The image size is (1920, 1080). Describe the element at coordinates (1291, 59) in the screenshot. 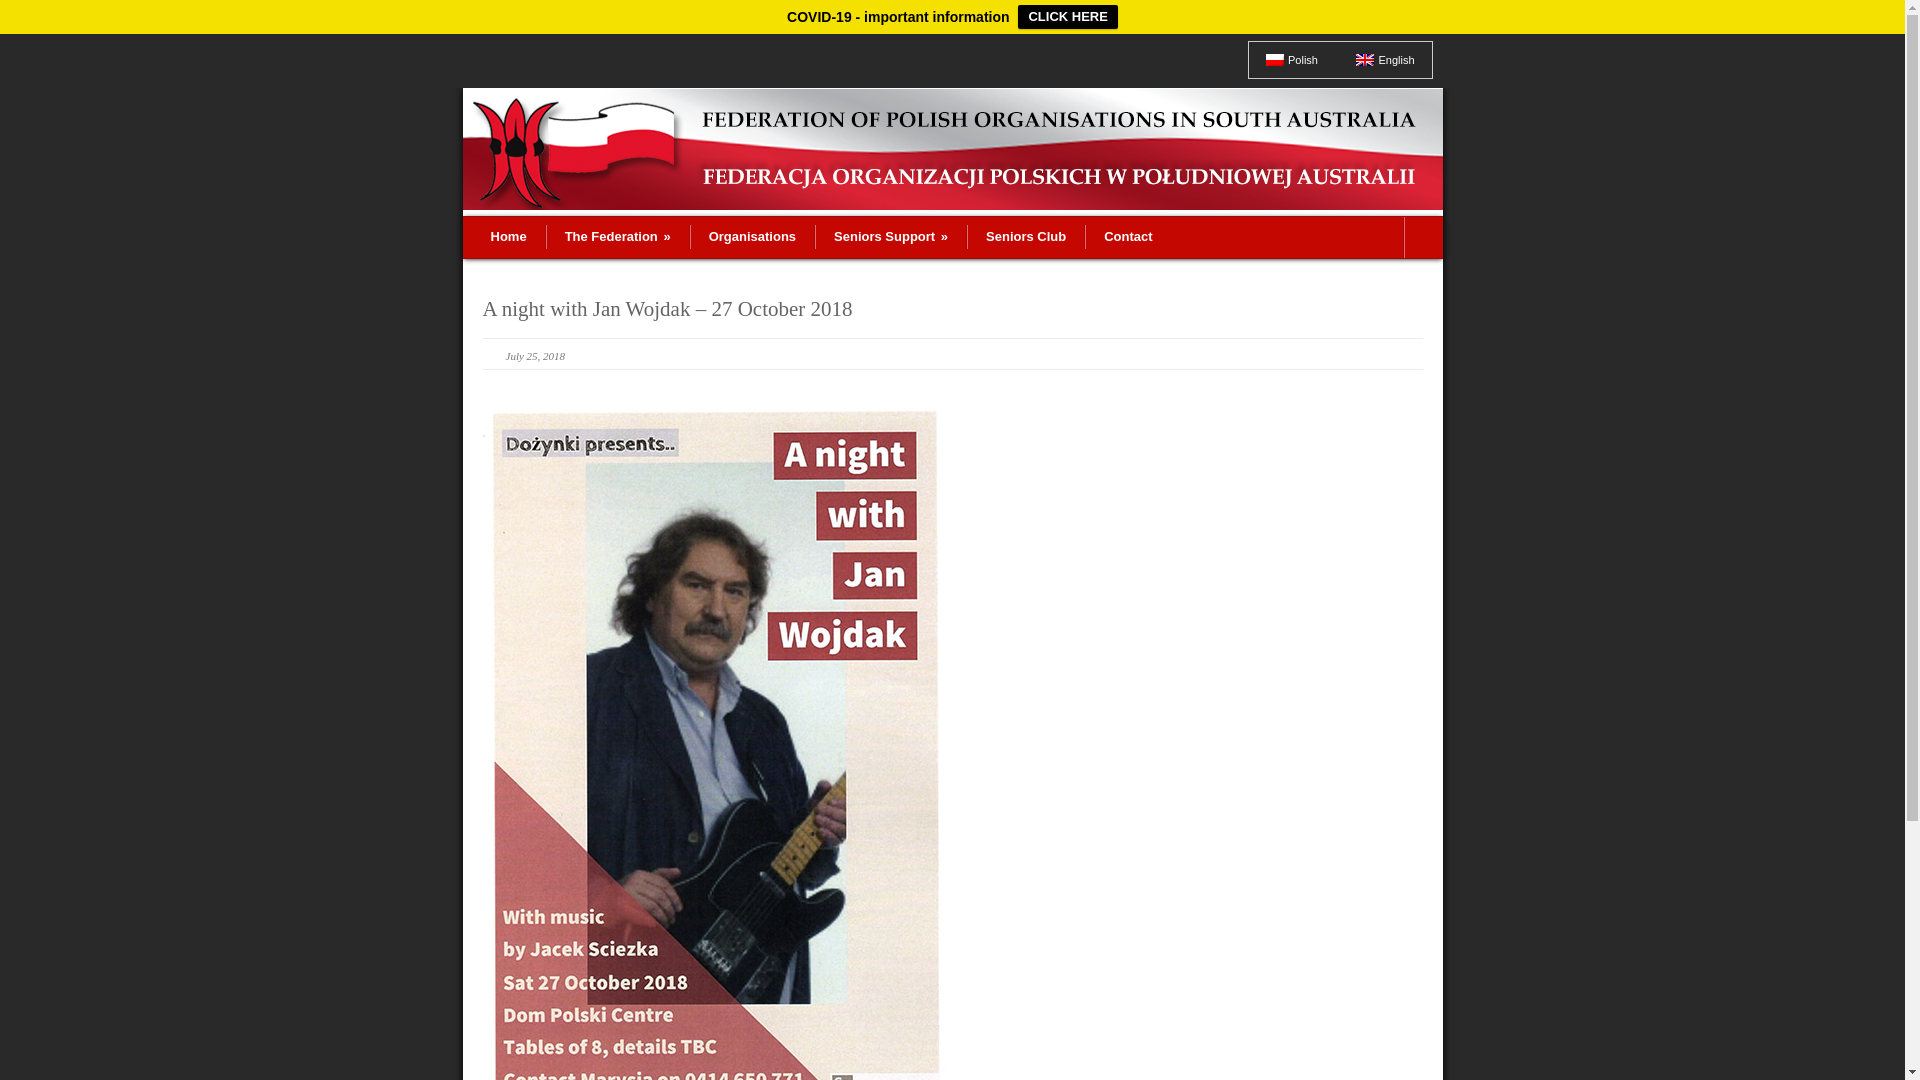

I see `'Polish'` at that location.